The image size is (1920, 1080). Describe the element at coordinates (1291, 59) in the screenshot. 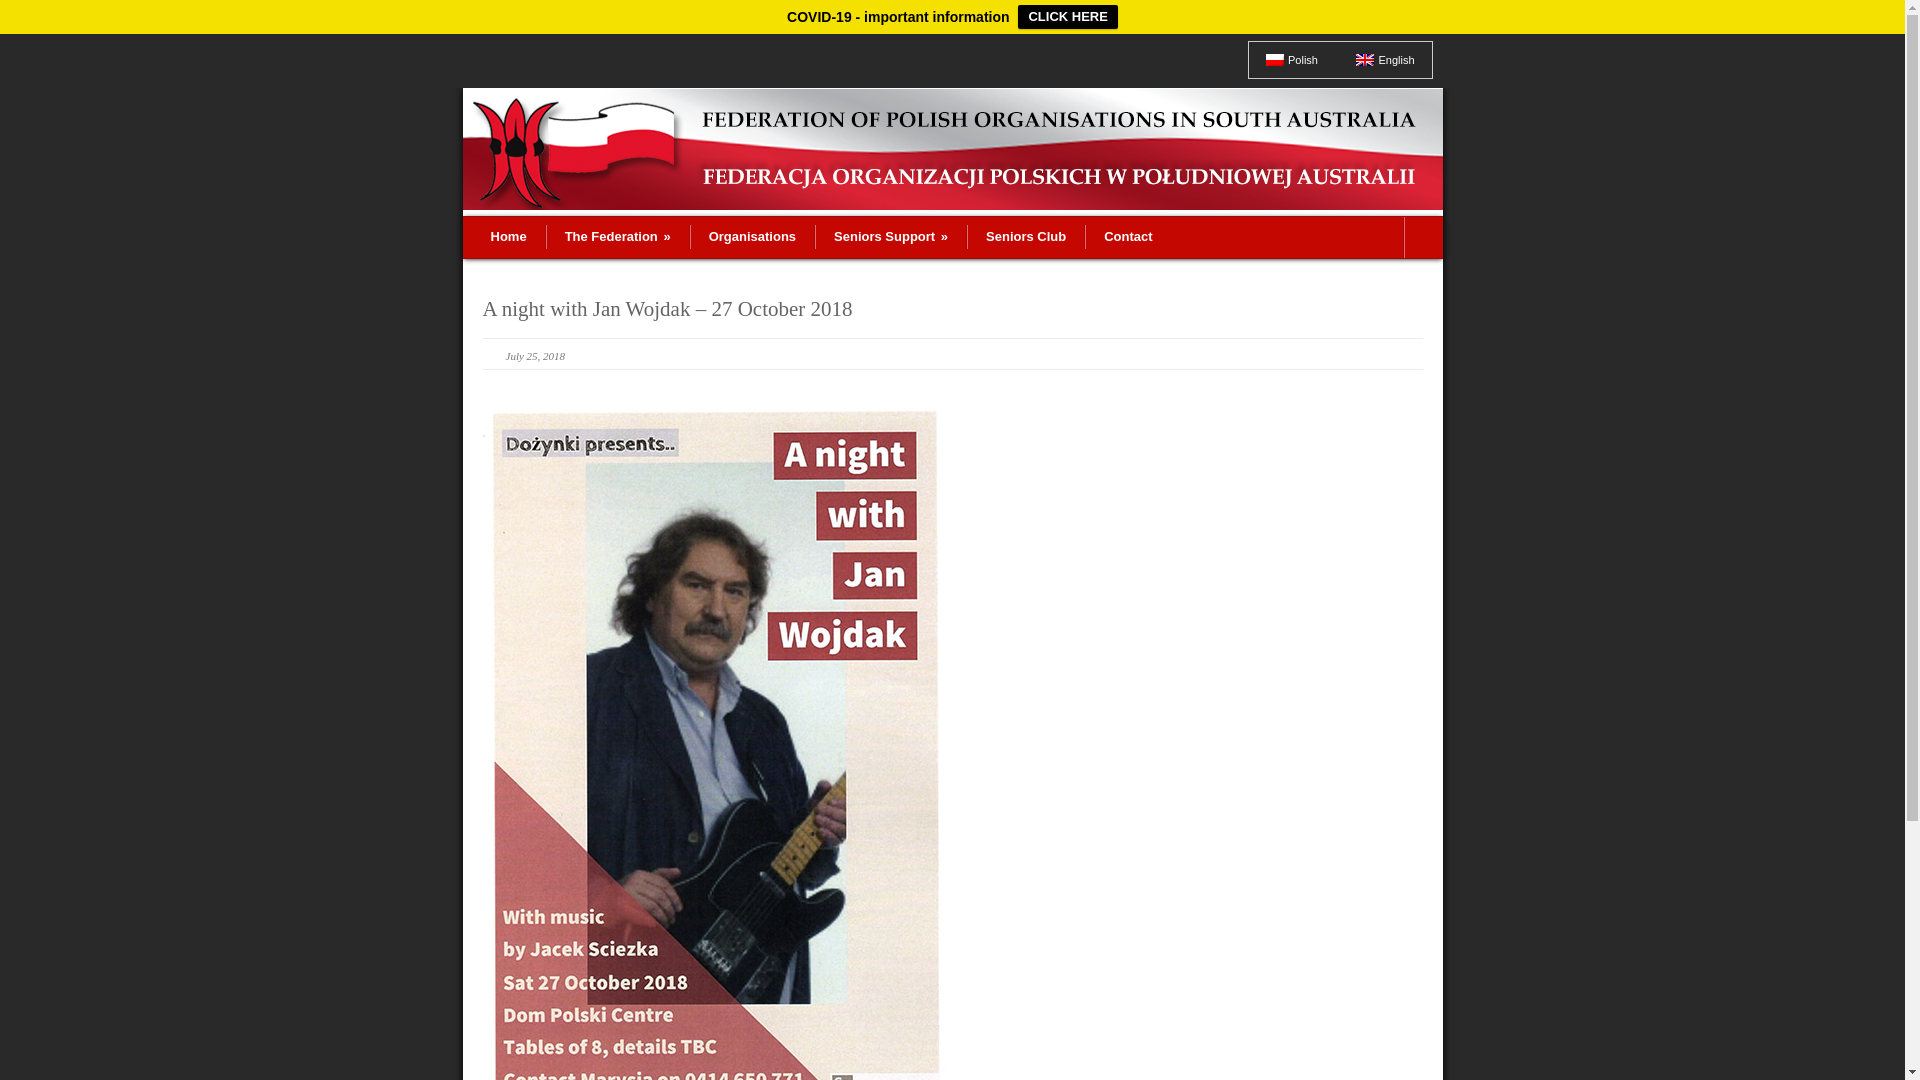

I see `'Polish'` at that location.